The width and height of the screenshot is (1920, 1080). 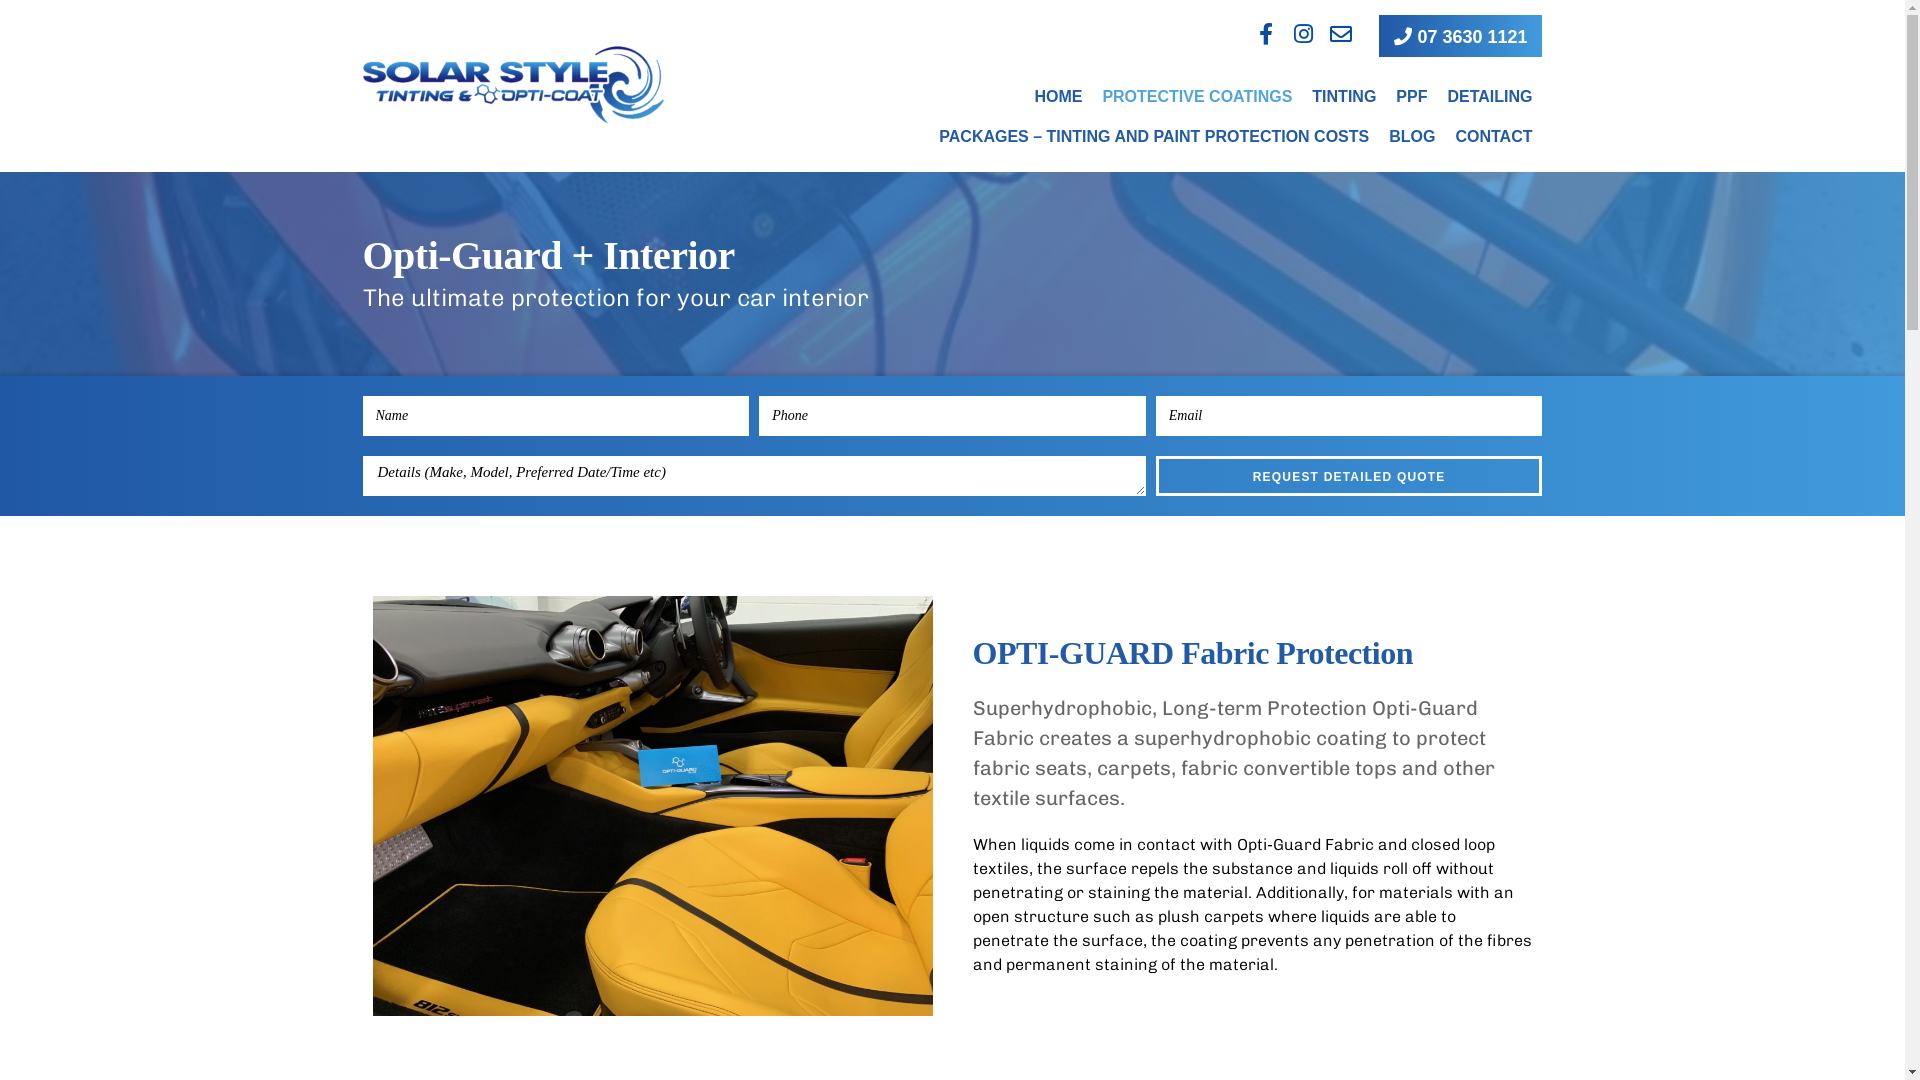 I want to click on '07 3630 1121', so click(x=1460, y=35).